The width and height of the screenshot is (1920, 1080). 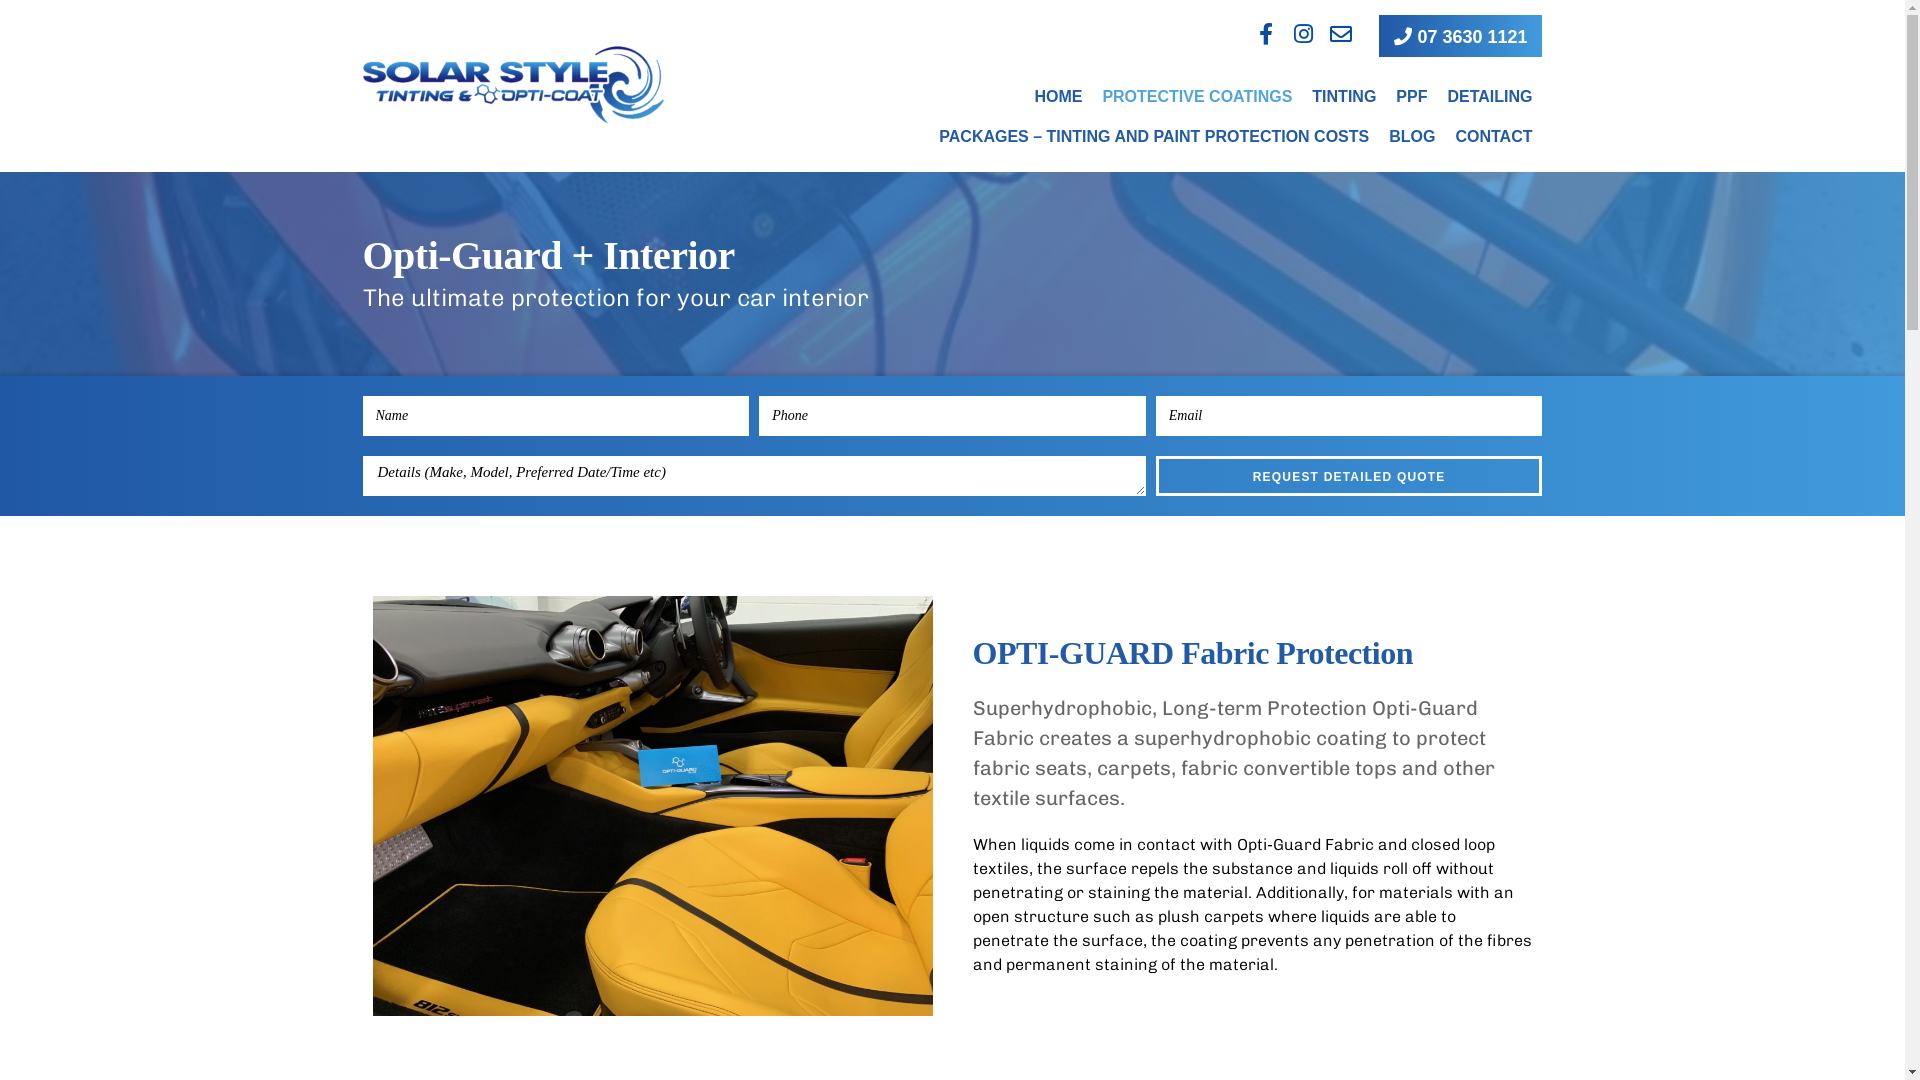 I want to click on '07 3630 1121', so click(x=1460, y=35).